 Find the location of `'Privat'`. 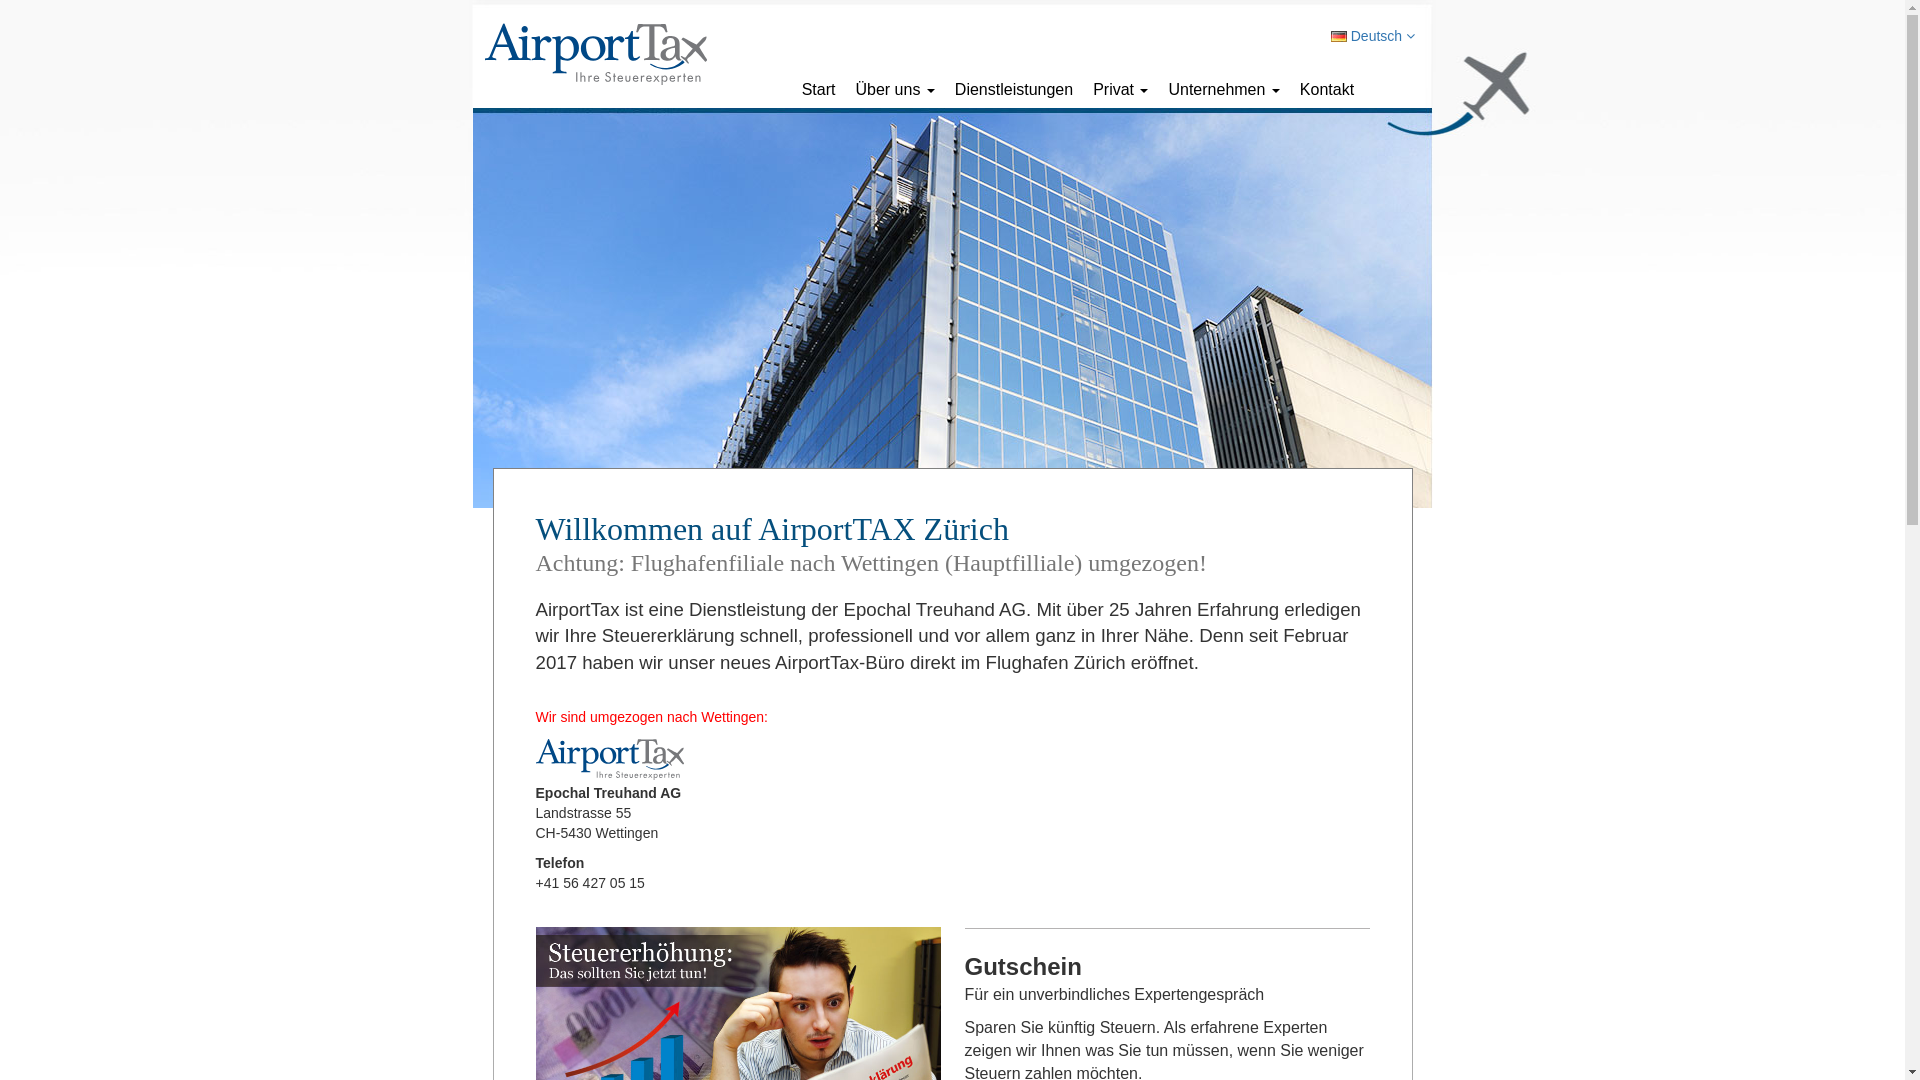

'Privat' is located at coordinates (1120, 88).